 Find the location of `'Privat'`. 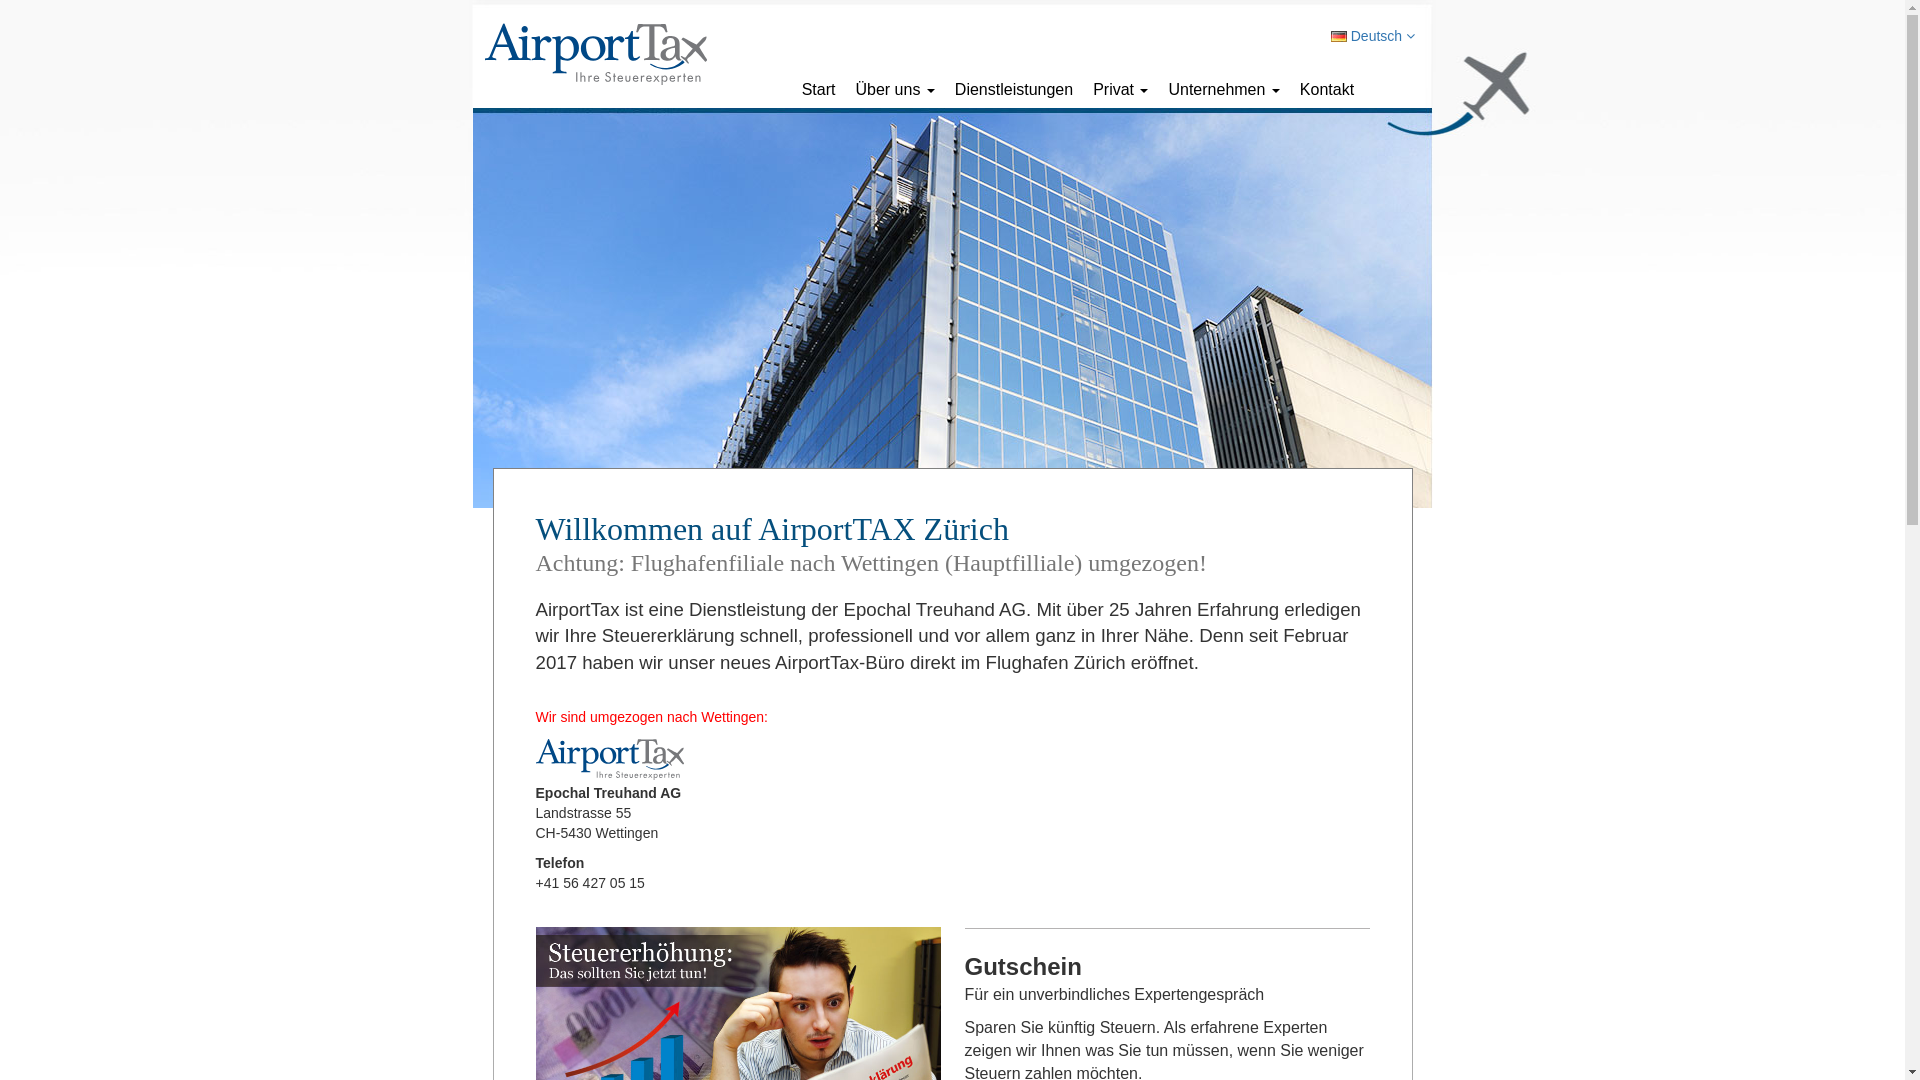

'Privat' is located at coordinates (1120, 88).